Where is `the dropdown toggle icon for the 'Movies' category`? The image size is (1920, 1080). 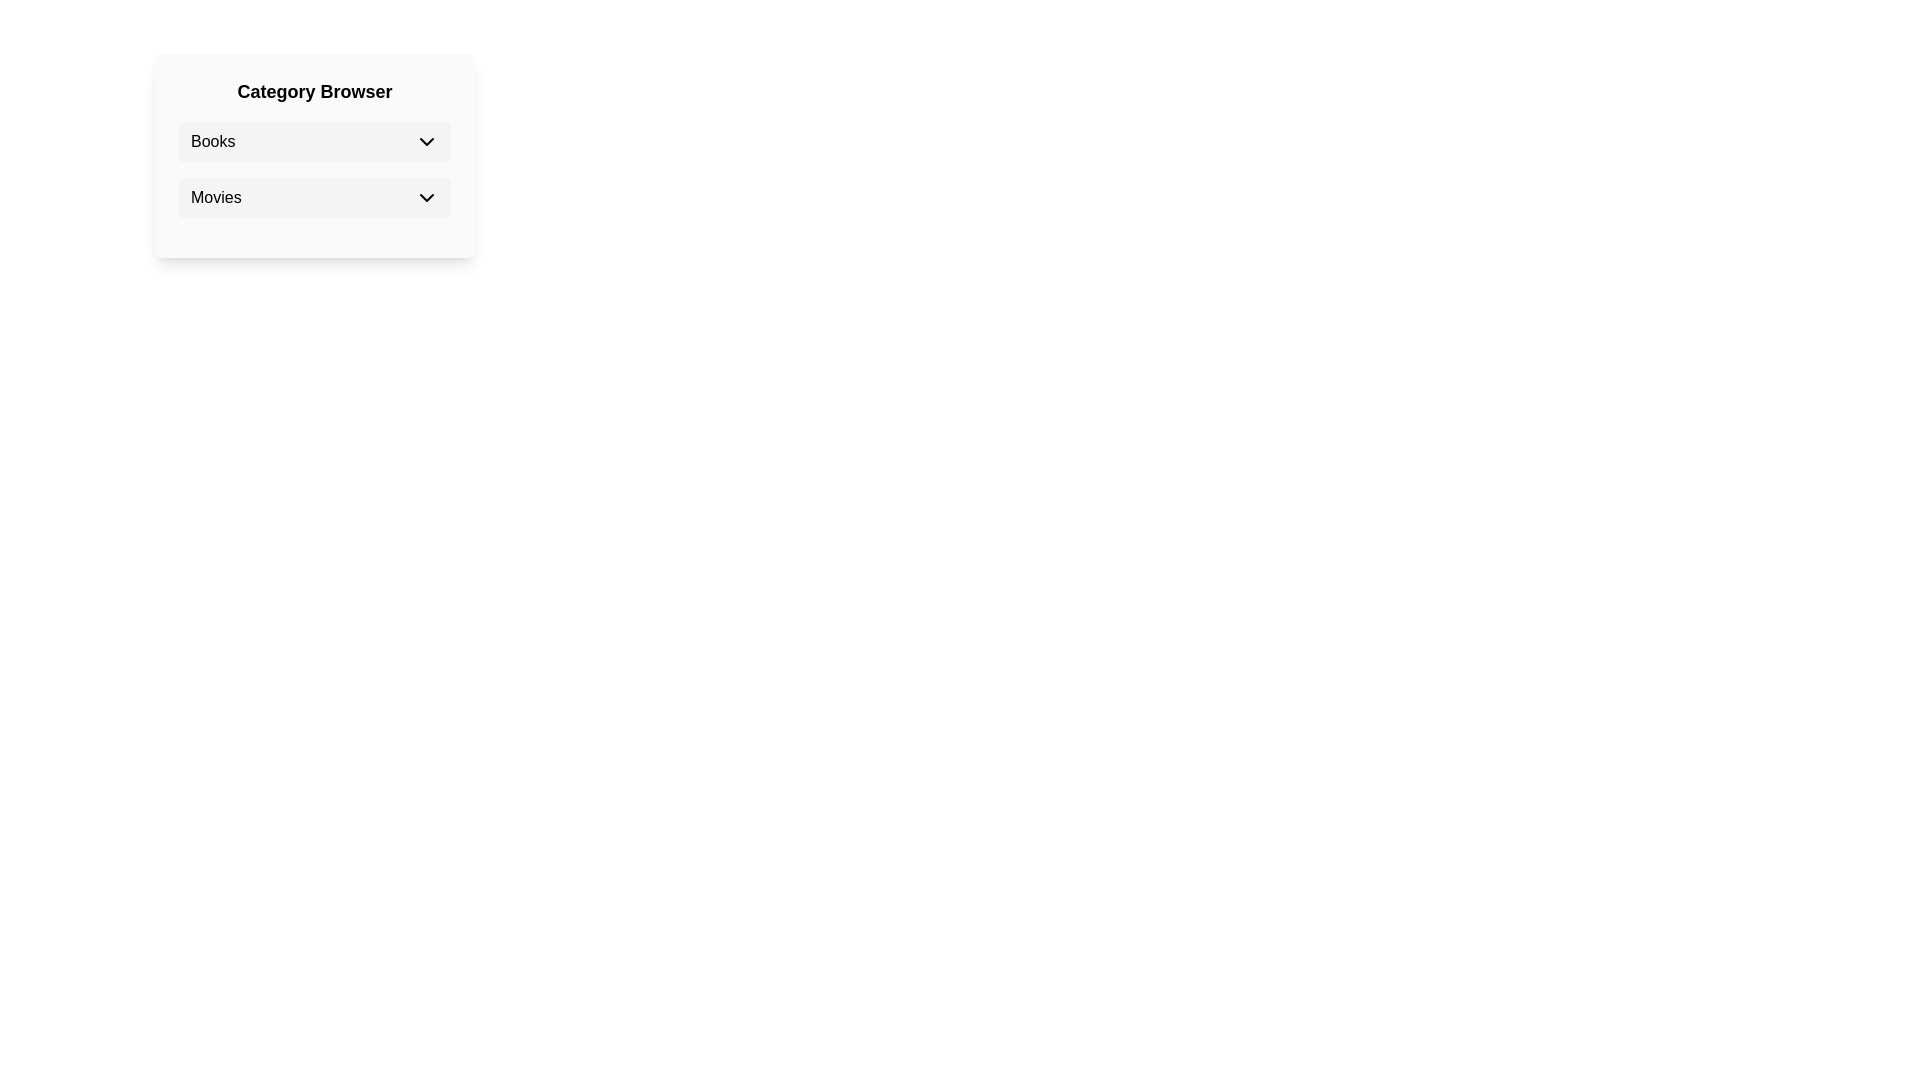 the dropdown toggle icon for the 'Movies' category is located at coordinates (426, 197).